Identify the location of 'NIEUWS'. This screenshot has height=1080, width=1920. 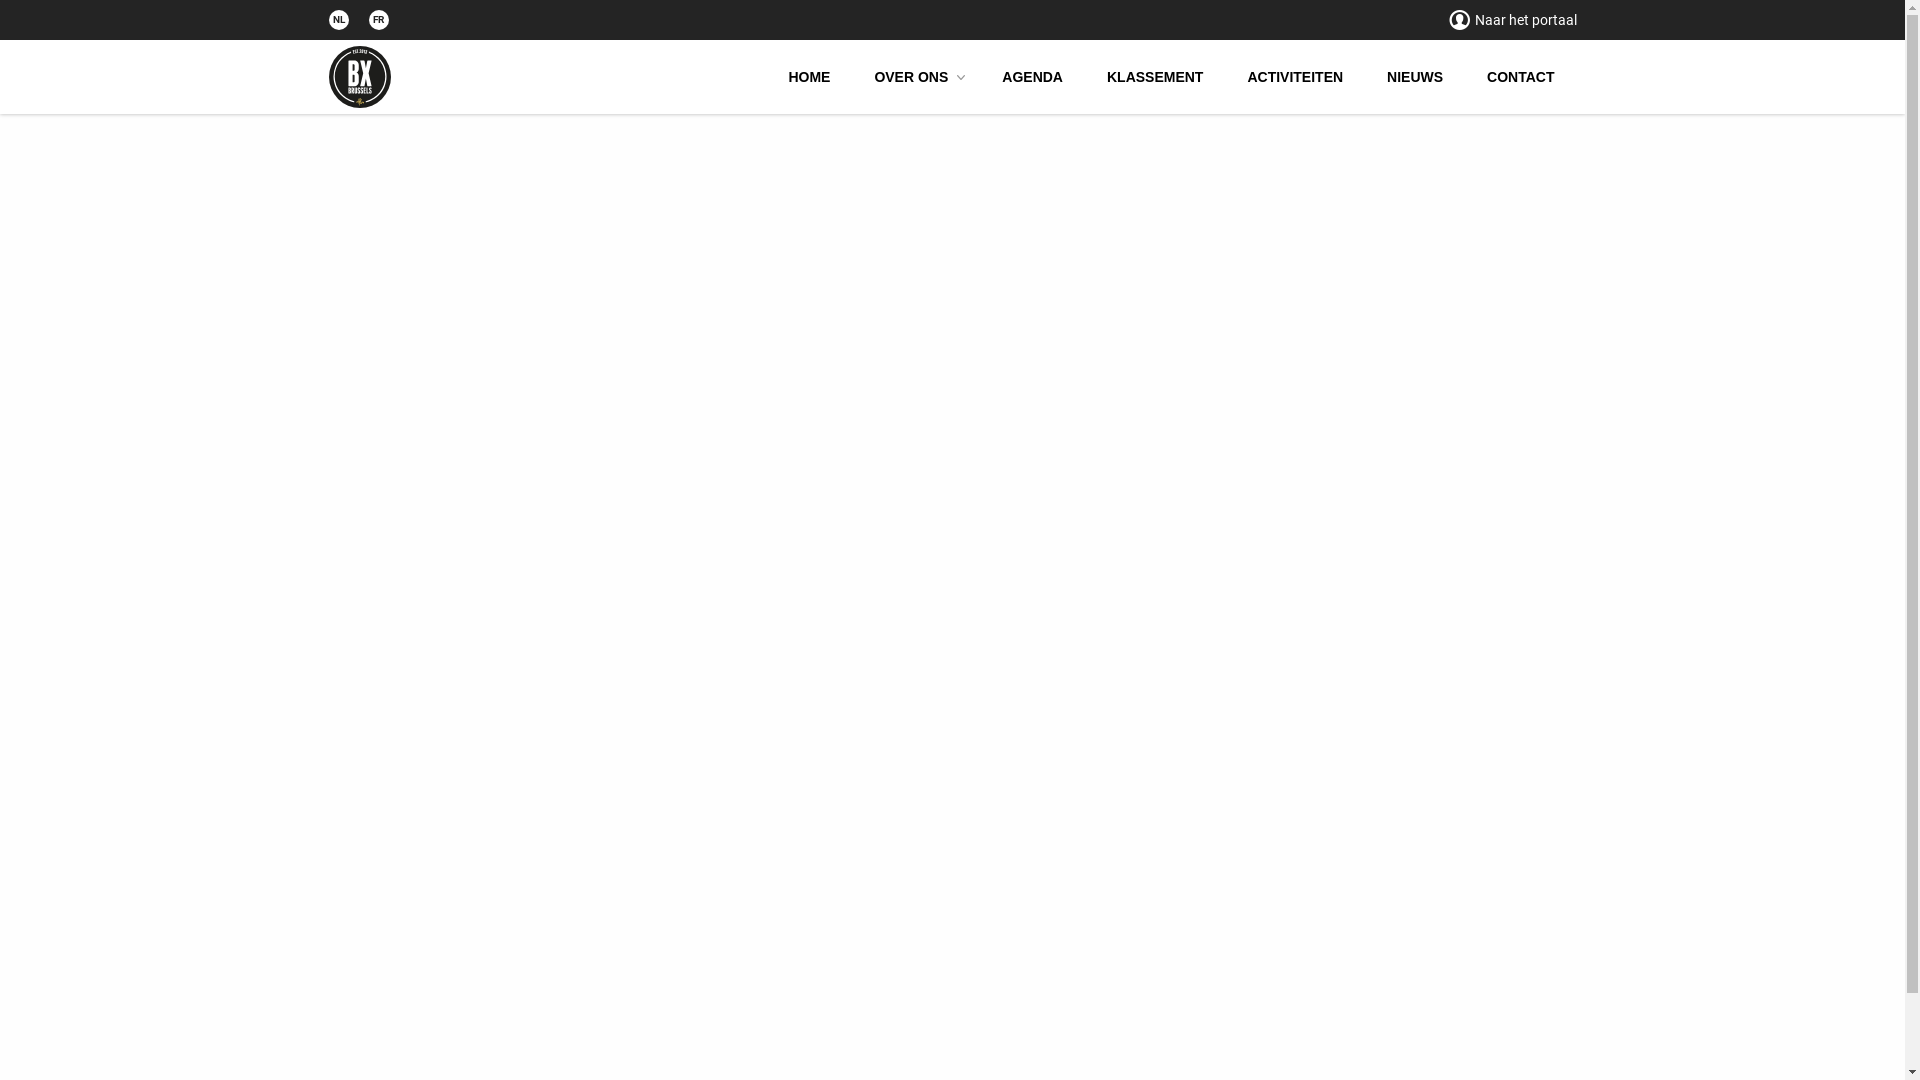
(1363, 76).